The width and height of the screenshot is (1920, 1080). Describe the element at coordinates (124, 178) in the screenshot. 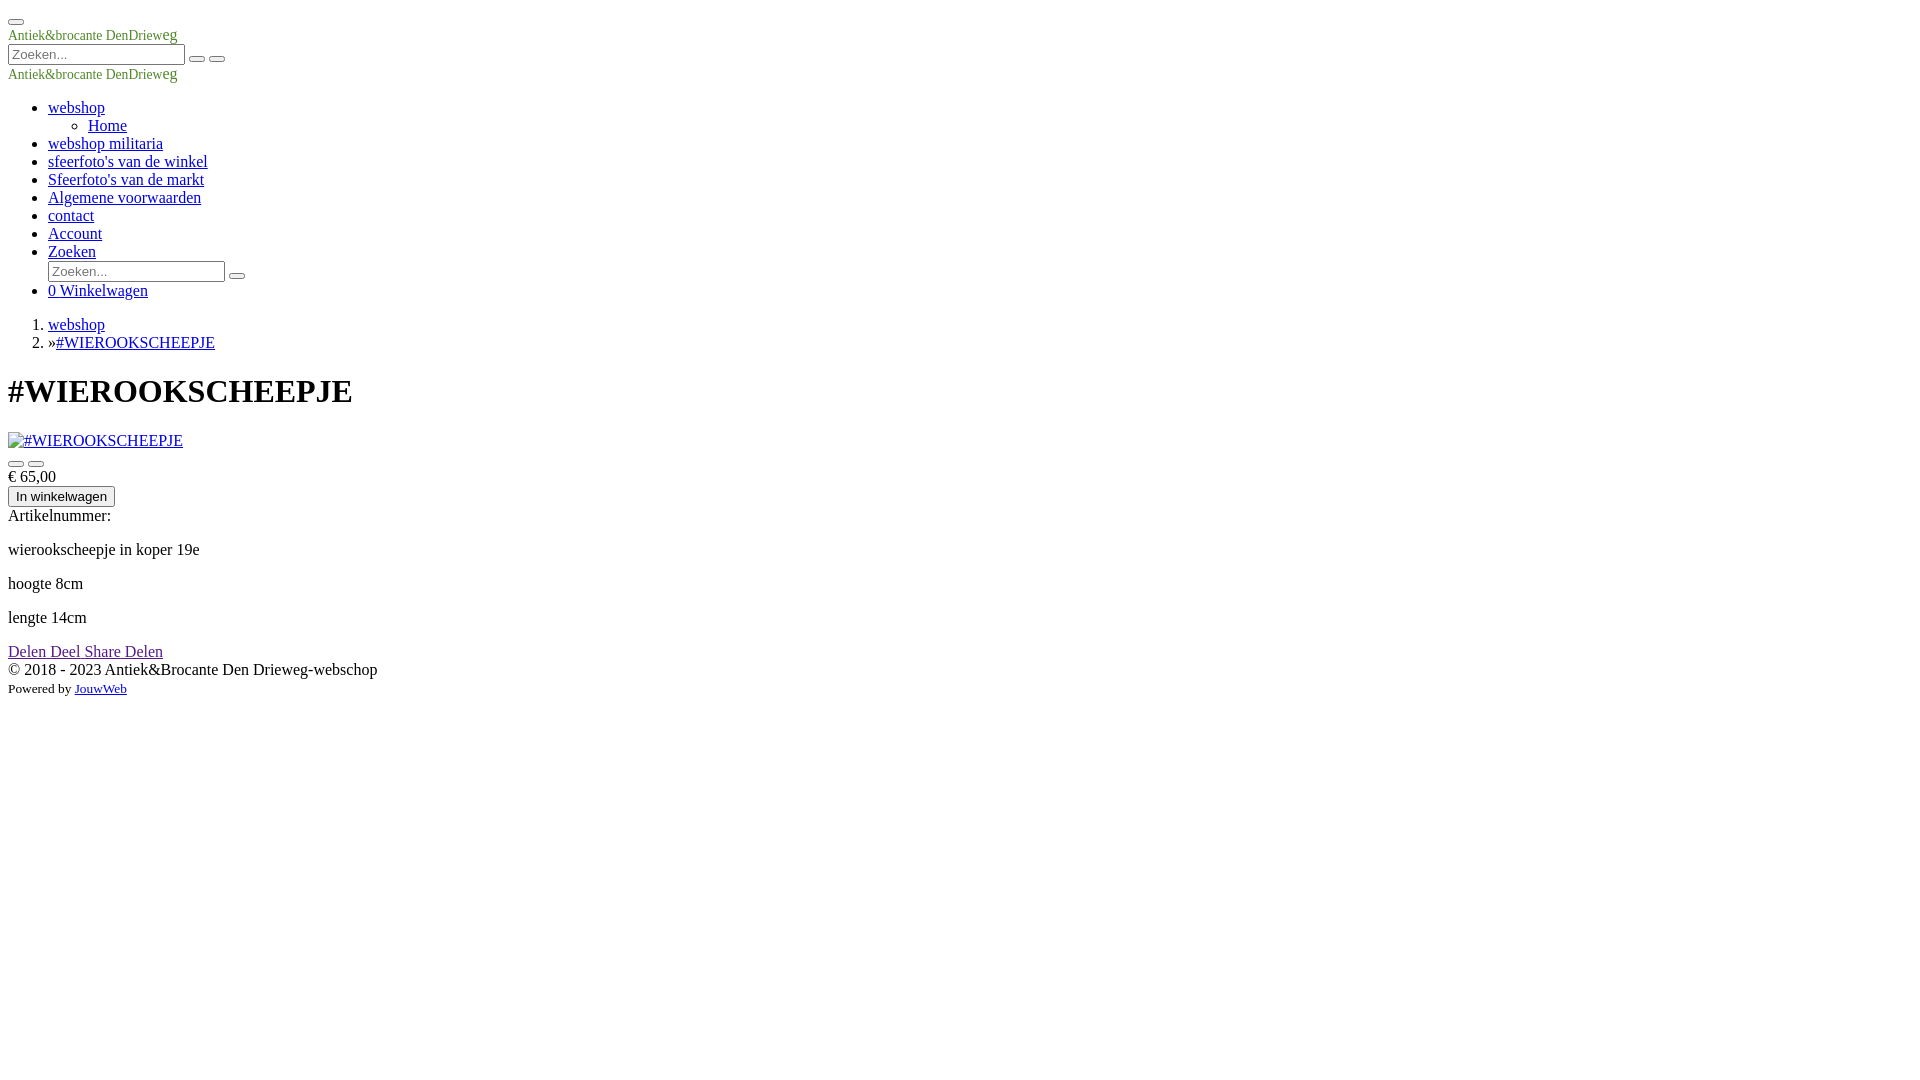

I see `'Sfeerfoto's van de markt'` at that location.